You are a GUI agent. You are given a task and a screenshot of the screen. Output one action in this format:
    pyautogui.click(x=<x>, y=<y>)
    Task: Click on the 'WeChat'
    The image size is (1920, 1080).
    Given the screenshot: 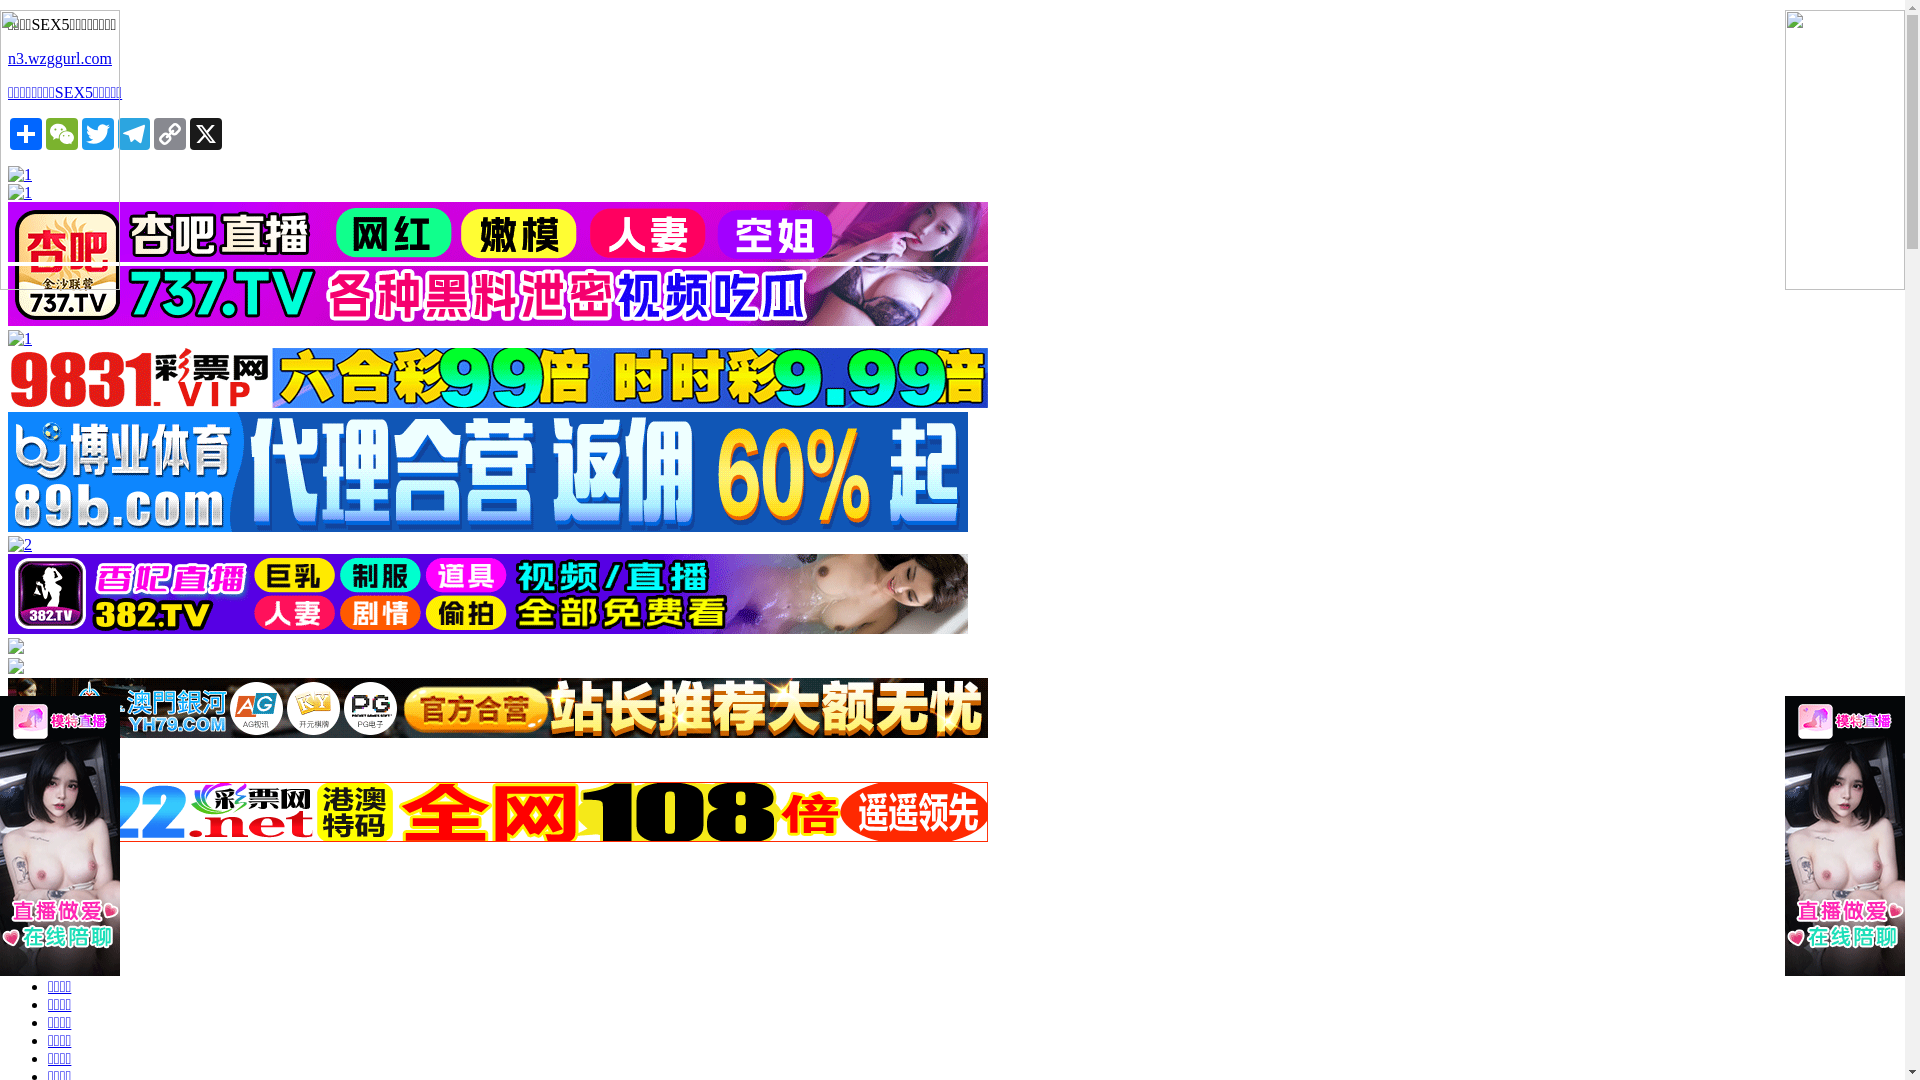 What is the action you would take?
    pyautogui.click(x=62, y=134)
    